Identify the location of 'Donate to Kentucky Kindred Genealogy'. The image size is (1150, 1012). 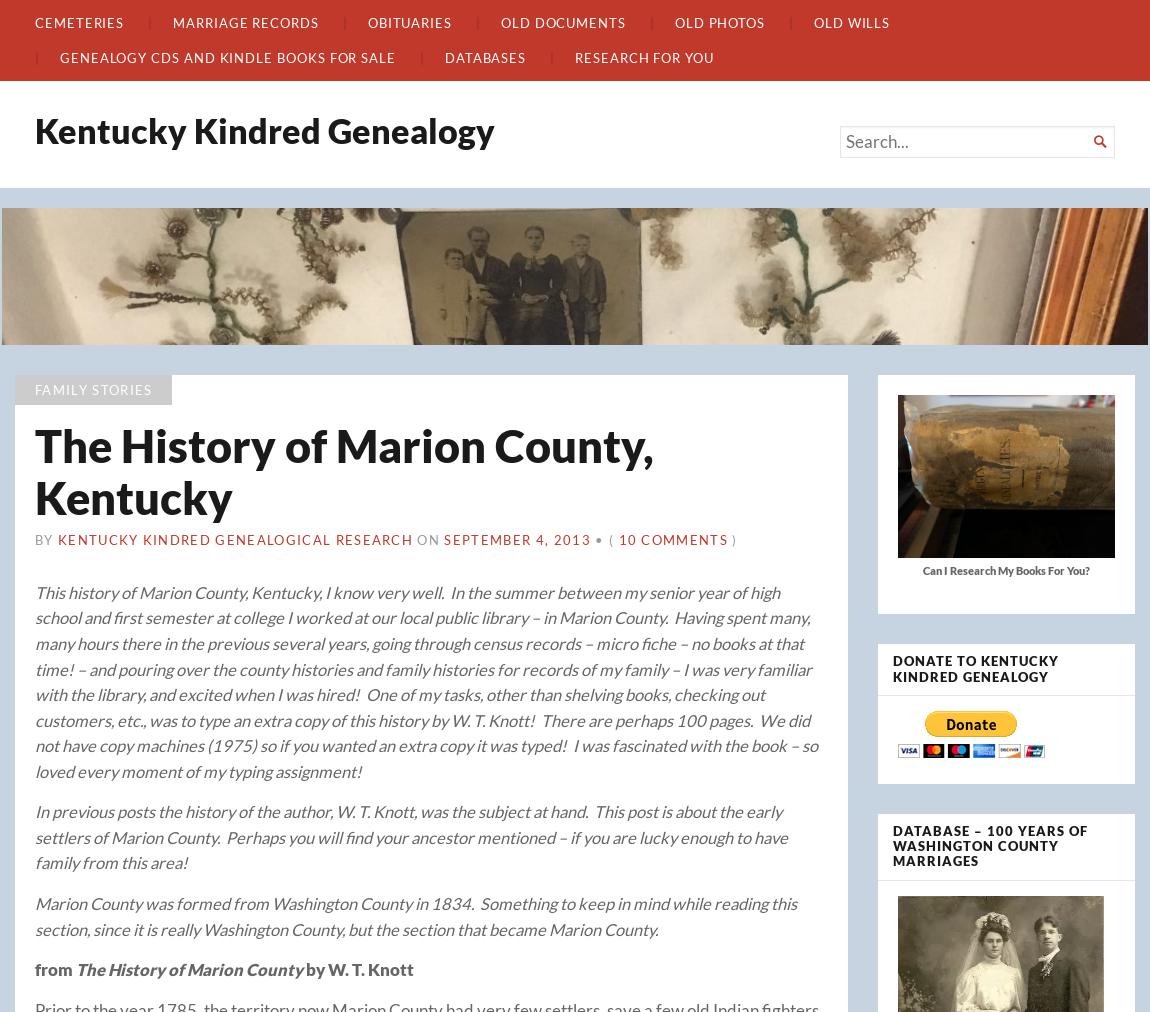
(974, 665).